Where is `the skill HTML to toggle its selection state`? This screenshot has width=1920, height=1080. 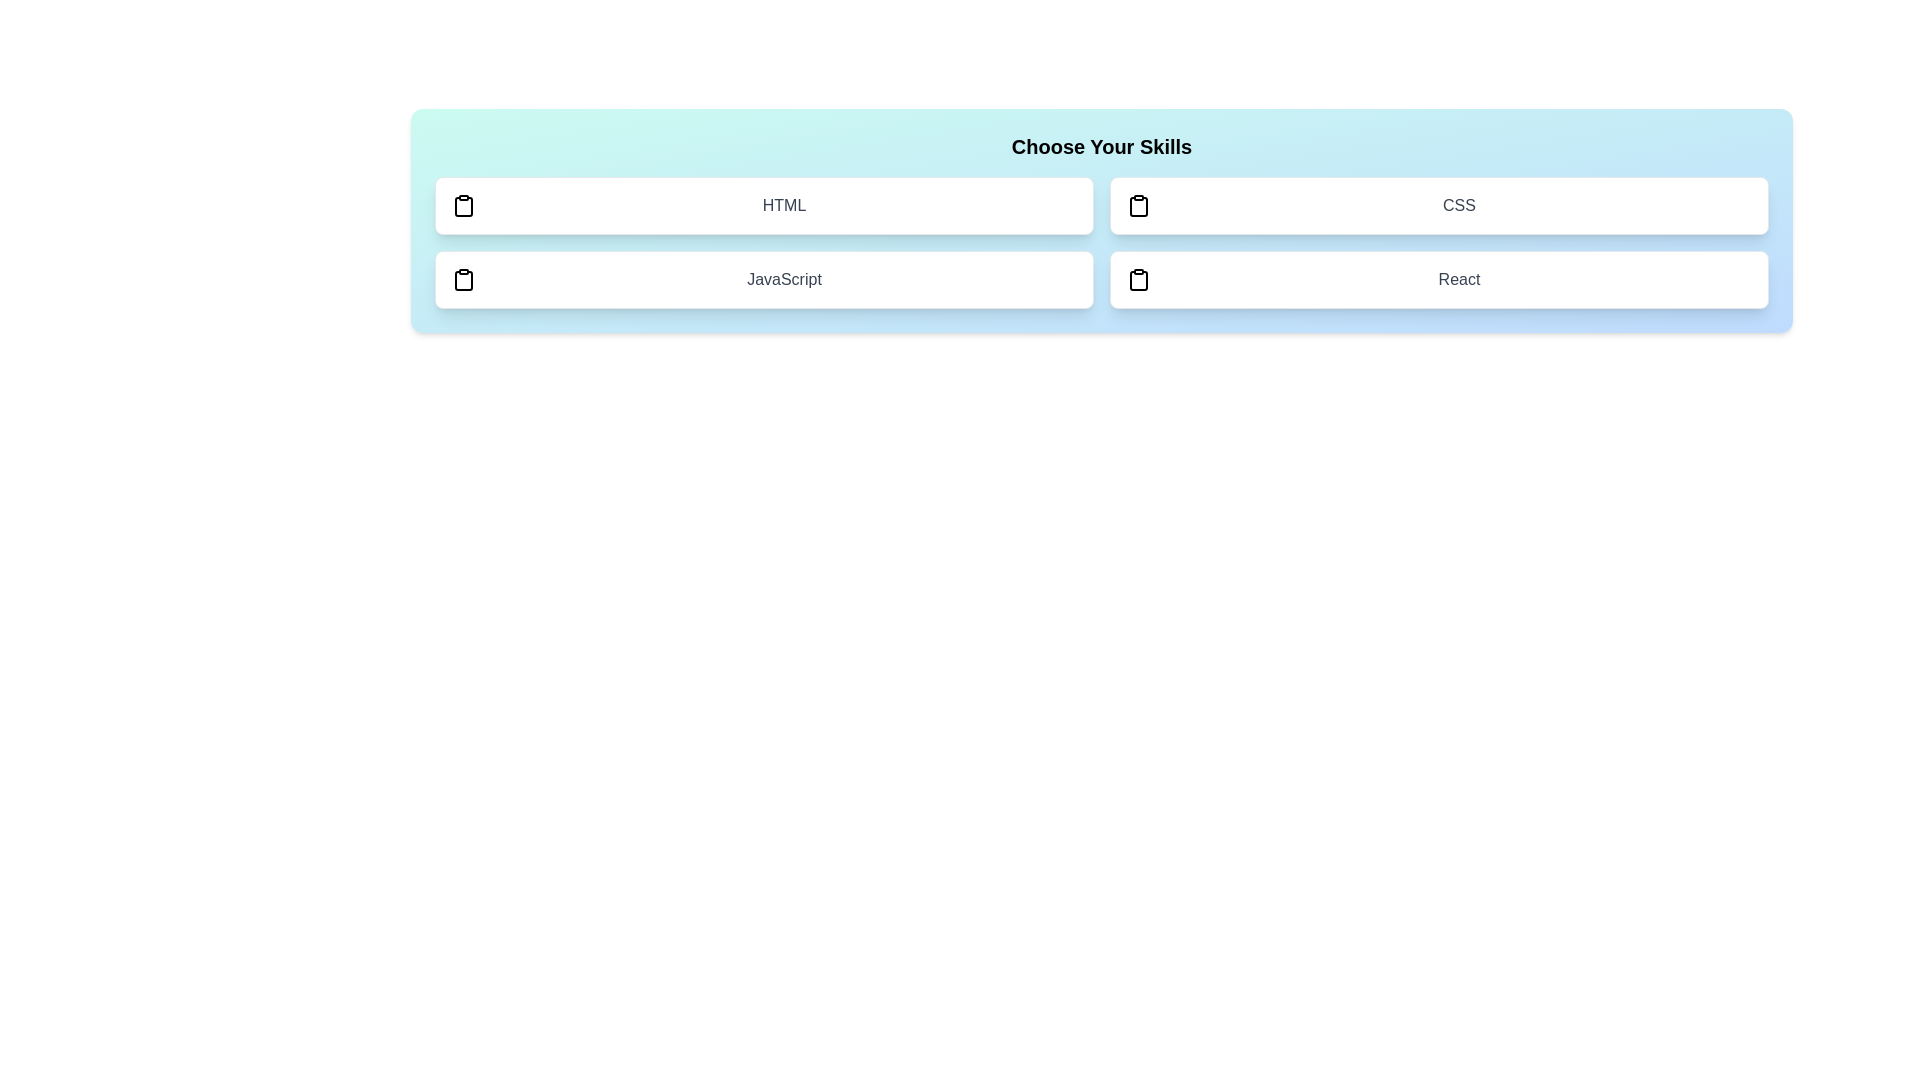
the skill HTML to toggle its selection state is located at coordinates (763, 205).